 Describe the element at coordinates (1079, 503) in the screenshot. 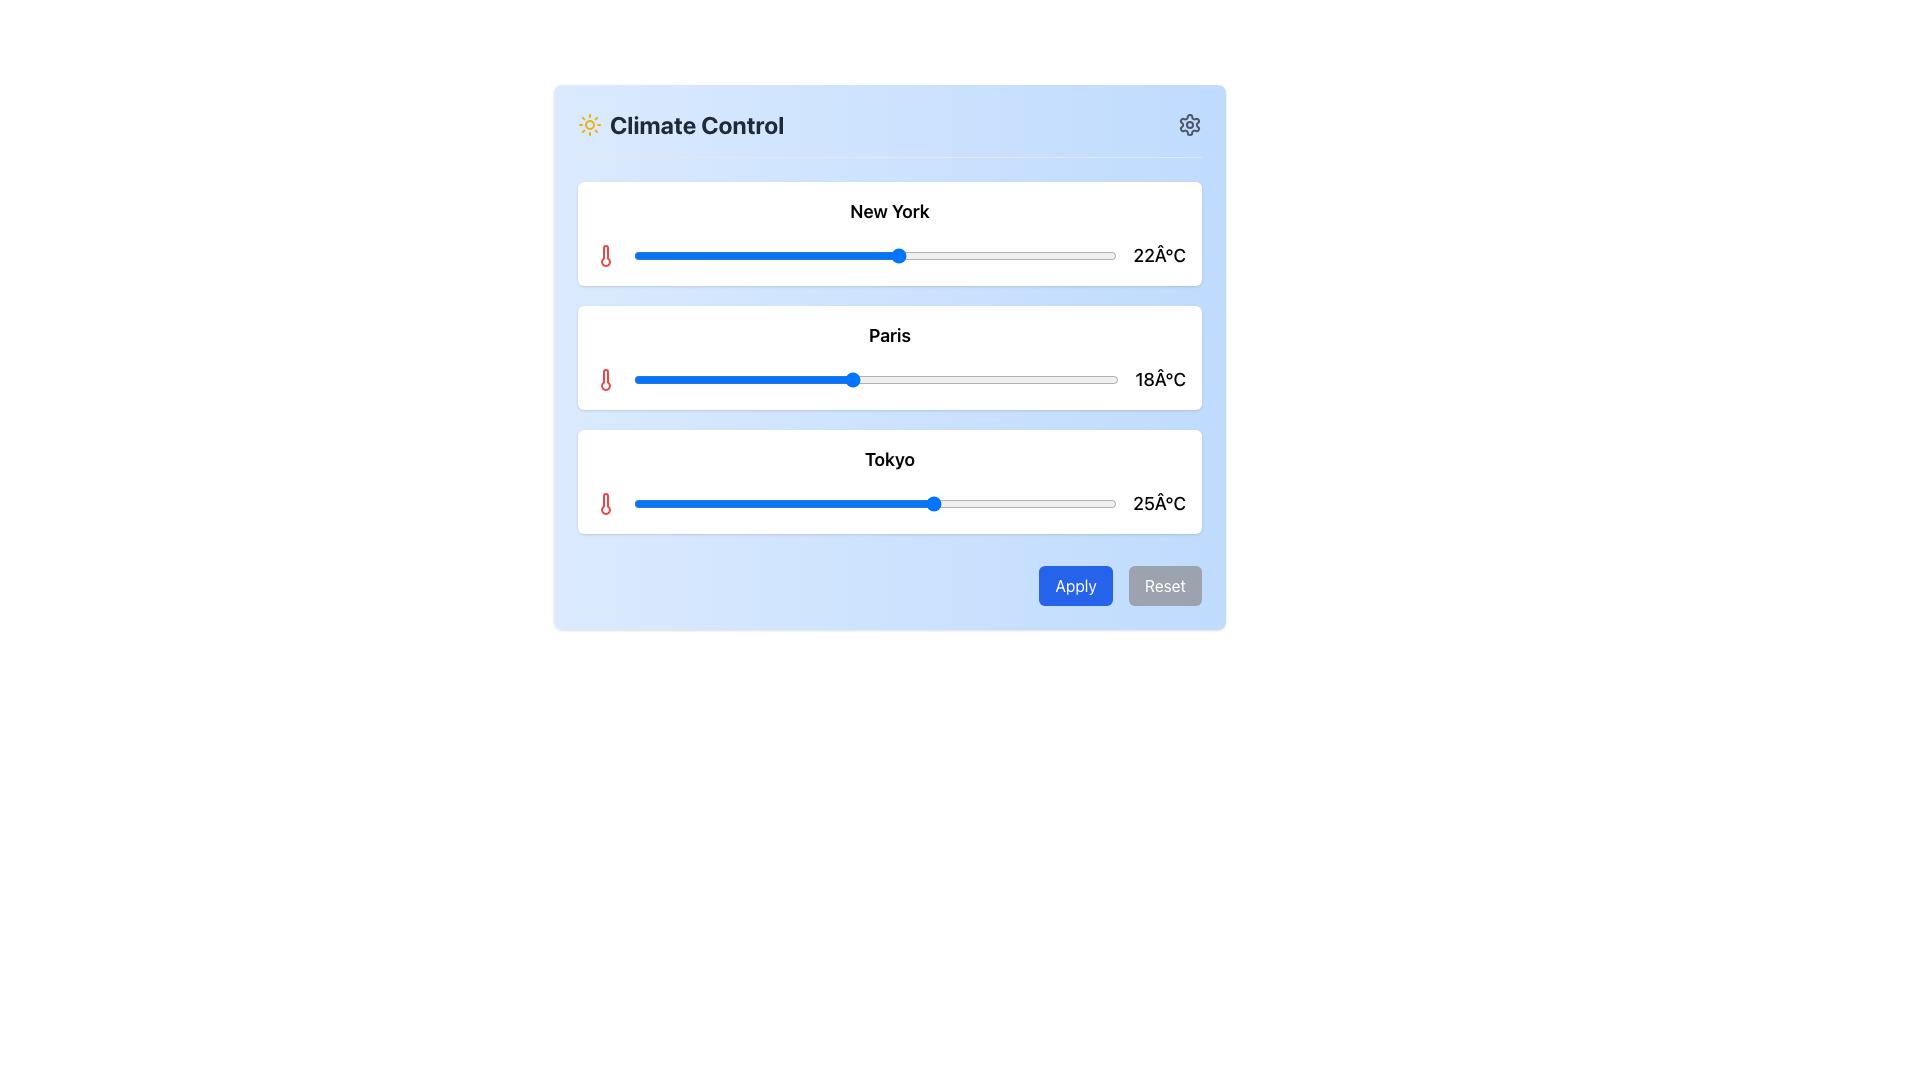

I see `the temperature` at that location.